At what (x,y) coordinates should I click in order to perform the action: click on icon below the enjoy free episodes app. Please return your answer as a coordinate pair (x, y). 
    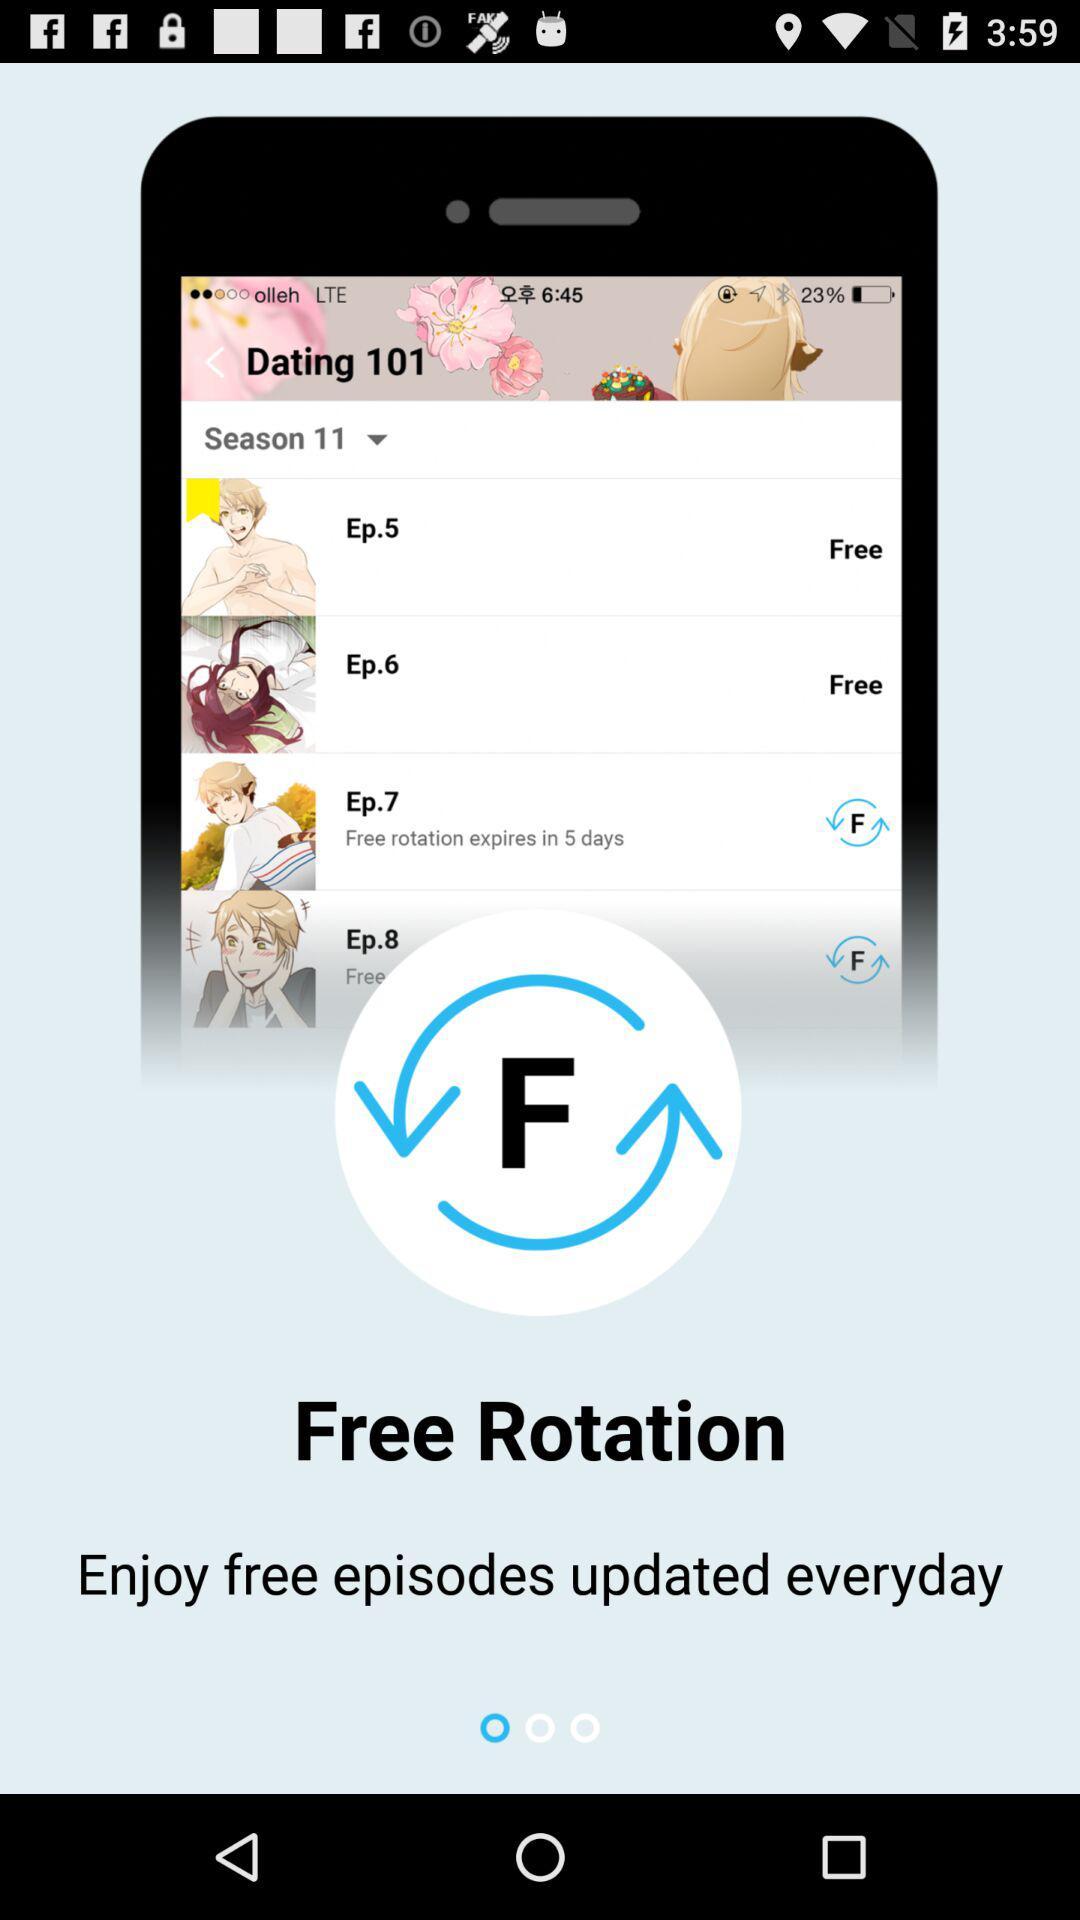
    Looking at the image, I should click on (540, 1727).